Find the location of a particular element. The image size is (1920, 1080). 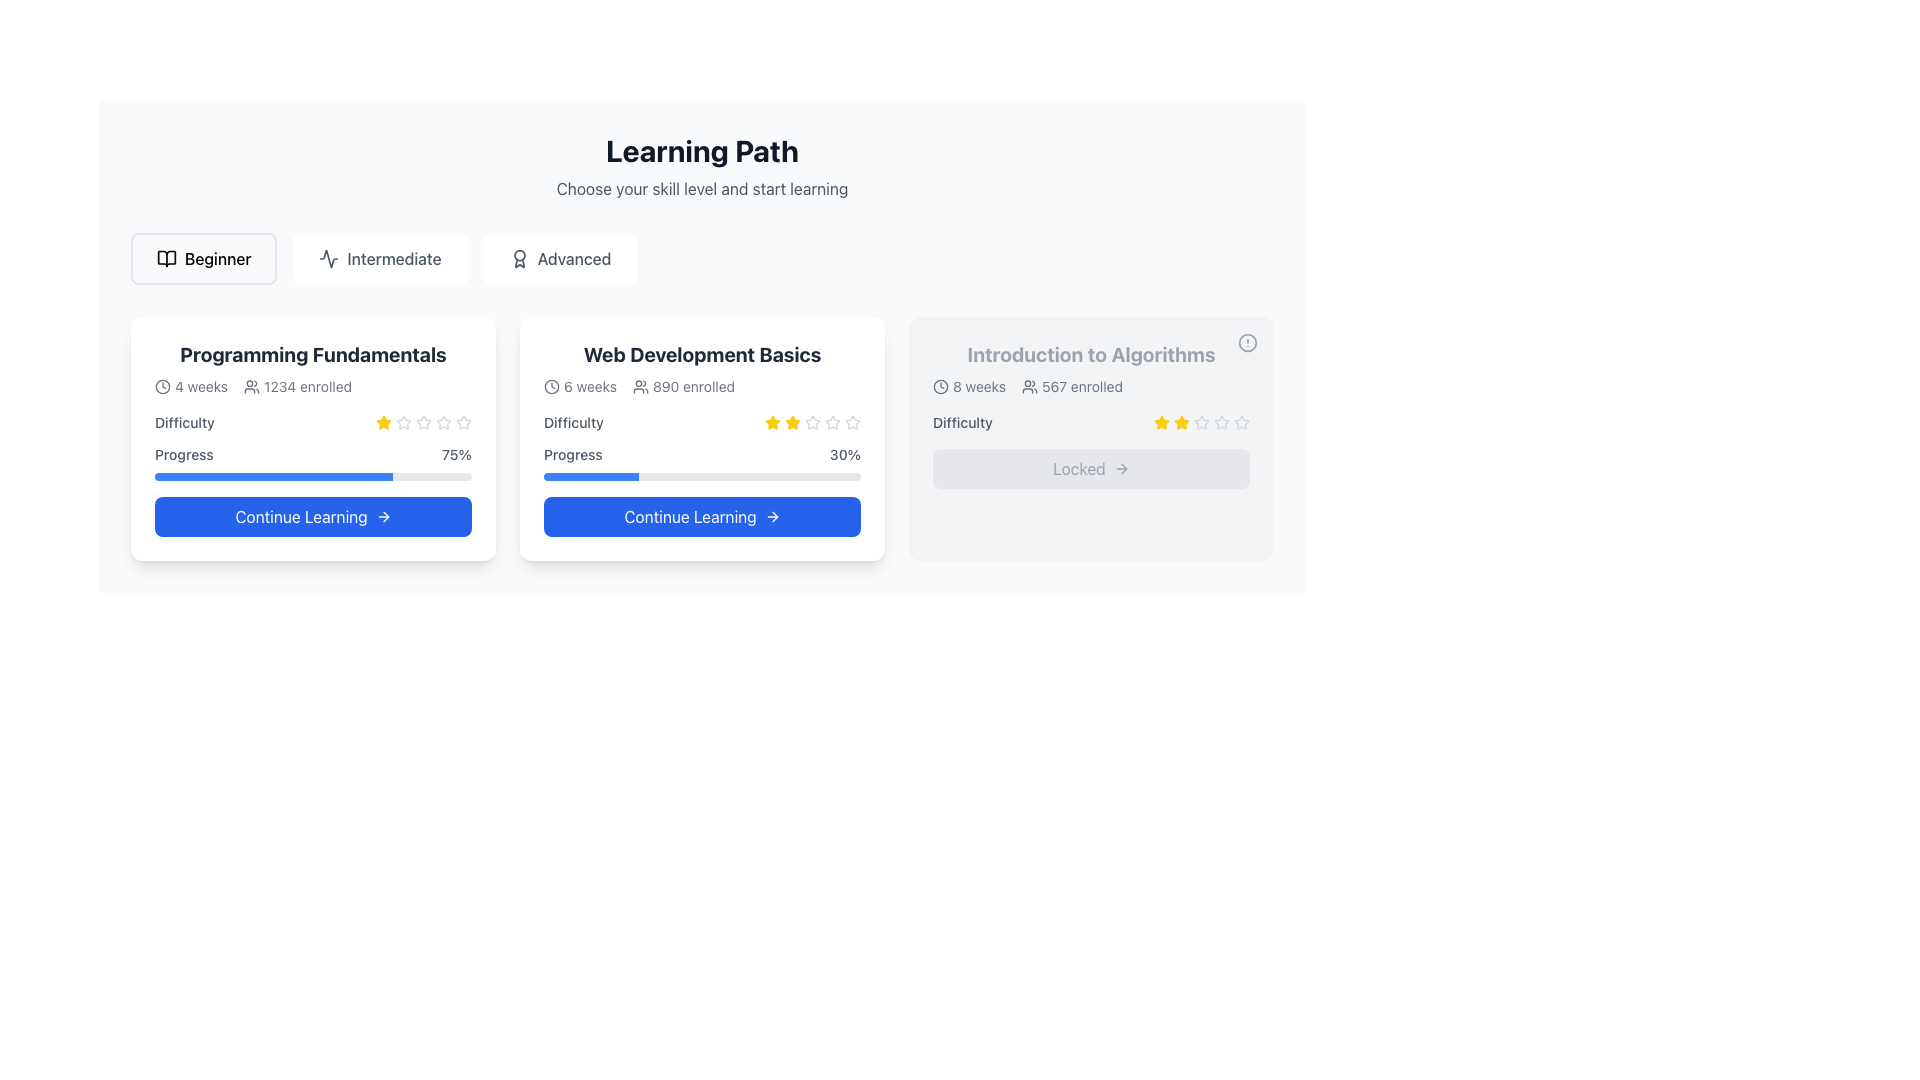

the informational text element displaying '8 weeks' and '567 enrolled', located under the 'Introduction to Algorithms' section header, within the third card from the left is located at coordinates (1090, 386).